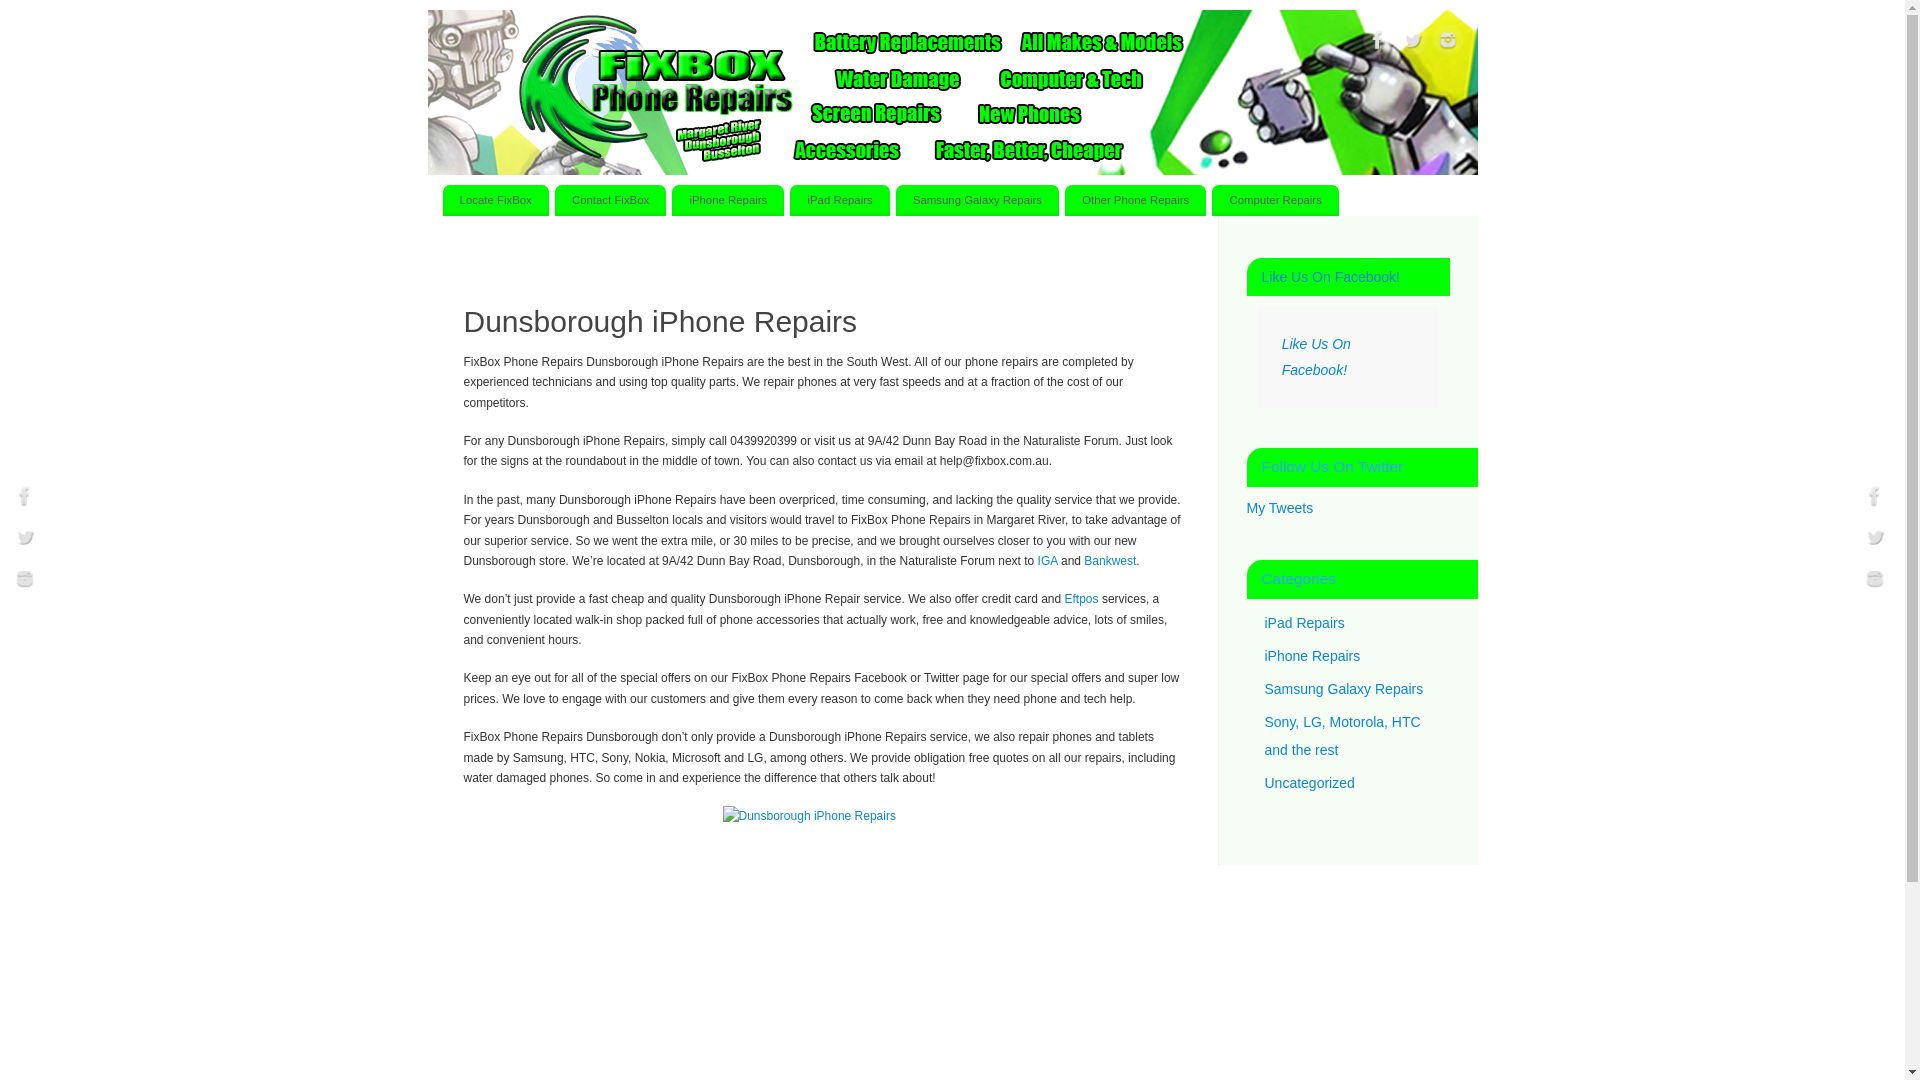 This screenshot has width=1920, height=1080. I want to click on 'iPad Repairs', so click(1262, 620).